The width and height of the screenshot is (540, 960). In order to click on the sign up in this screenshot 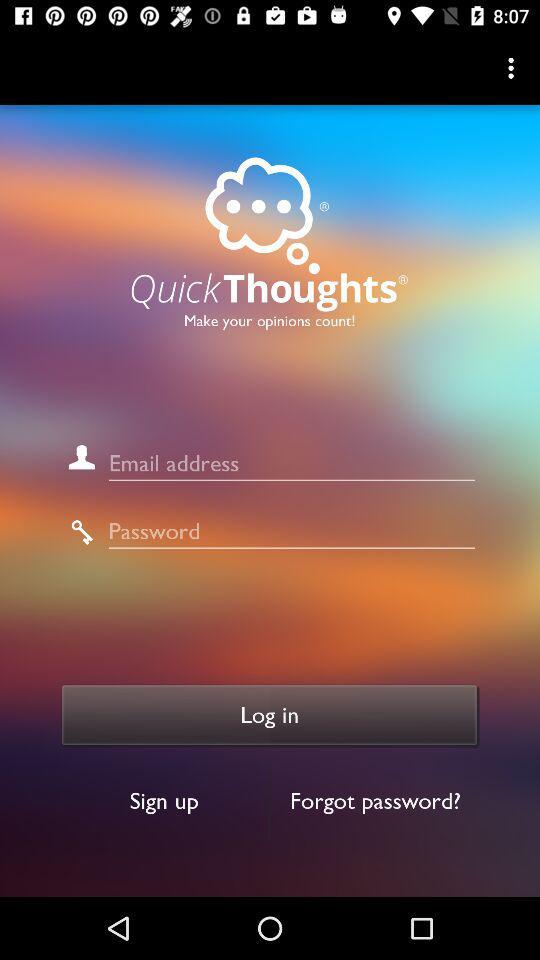, I will do `click(163, 801)`.